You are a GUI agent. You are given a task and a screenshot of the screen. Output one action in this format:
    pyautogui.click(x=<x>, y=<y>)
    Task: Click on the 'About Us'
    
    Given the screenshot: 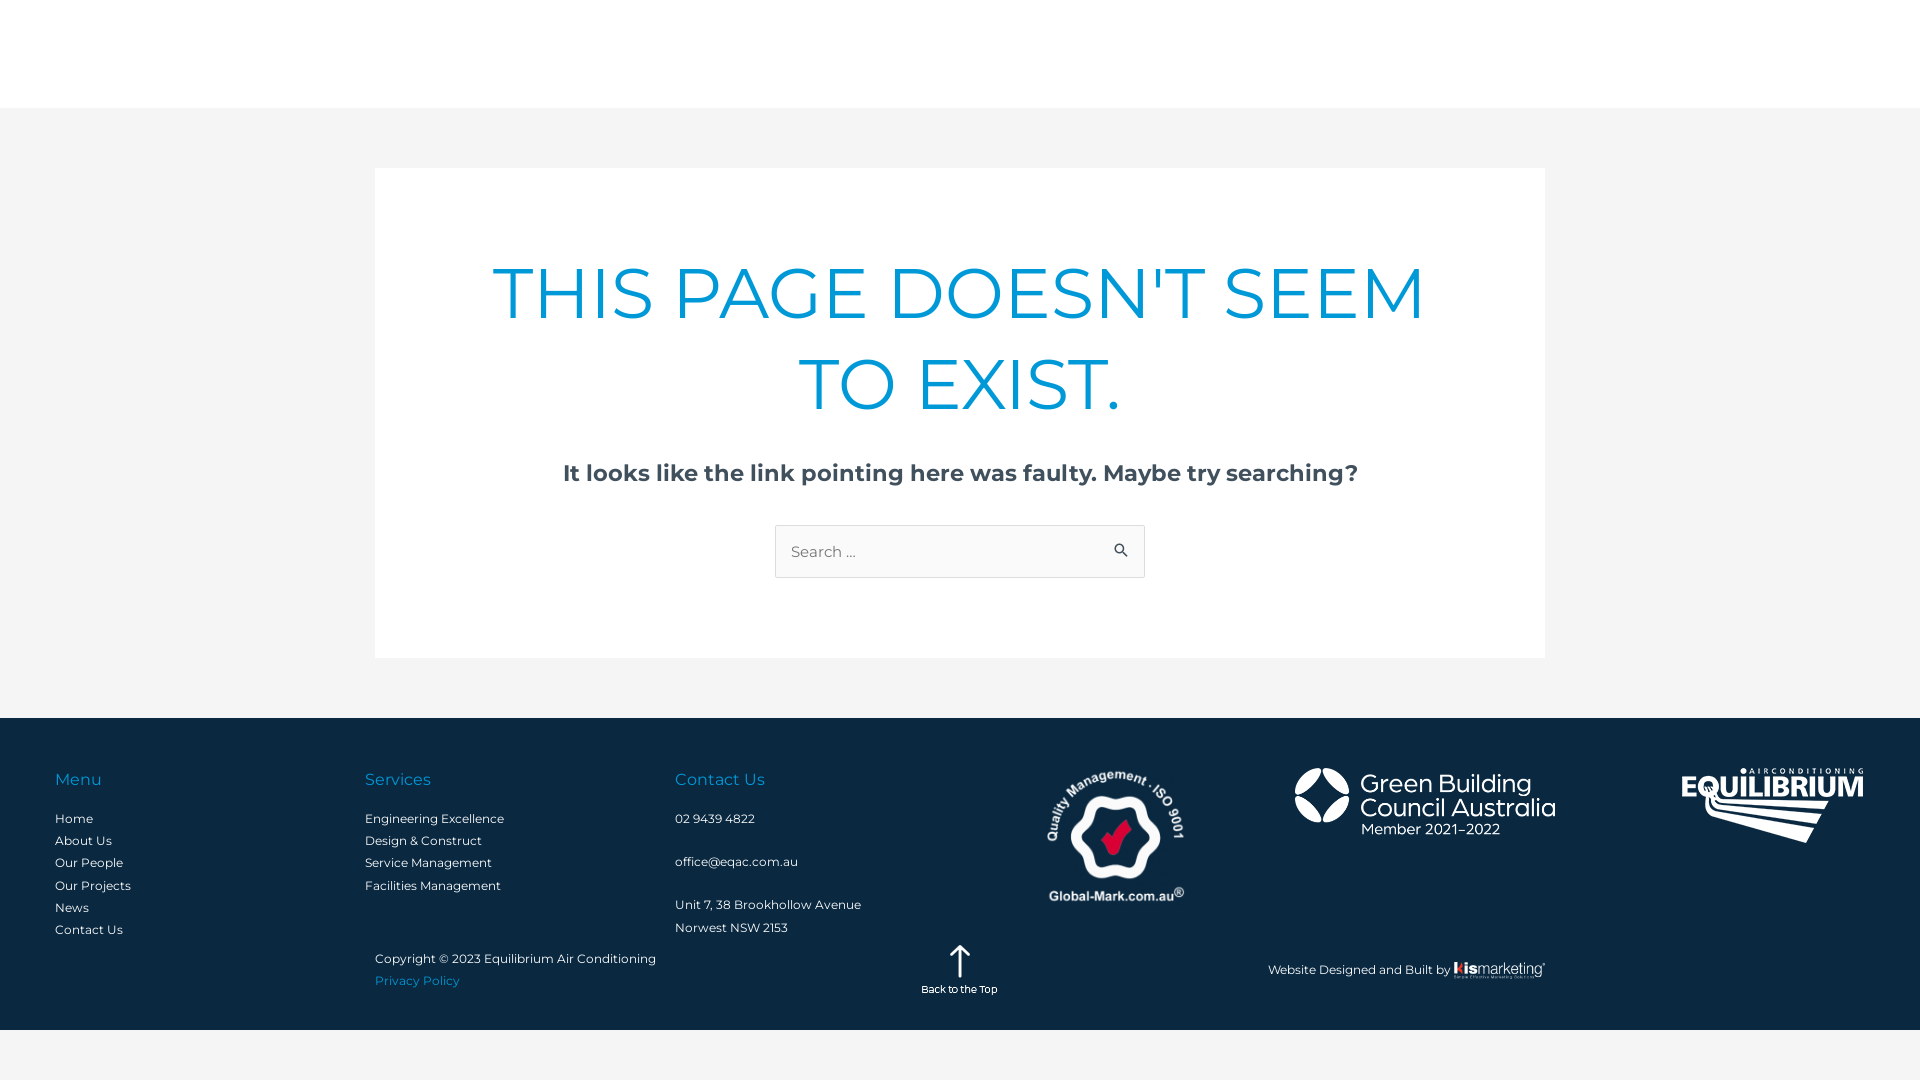 What is the action you would take?
    pyautogui.click(x=1371, y=53)
    